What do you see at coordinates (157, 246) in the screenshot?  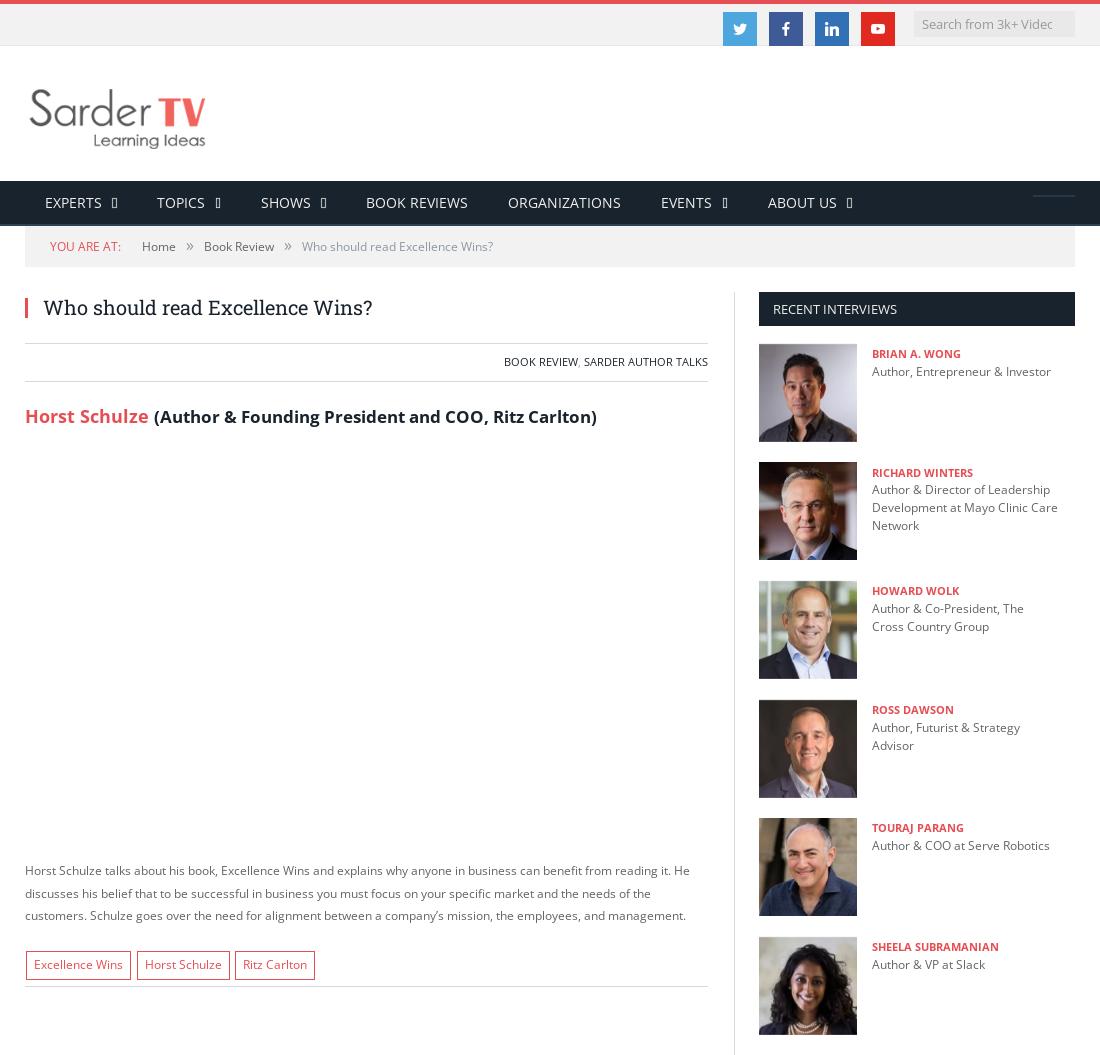 I see `'Home'` at bounding box center [157, 246].